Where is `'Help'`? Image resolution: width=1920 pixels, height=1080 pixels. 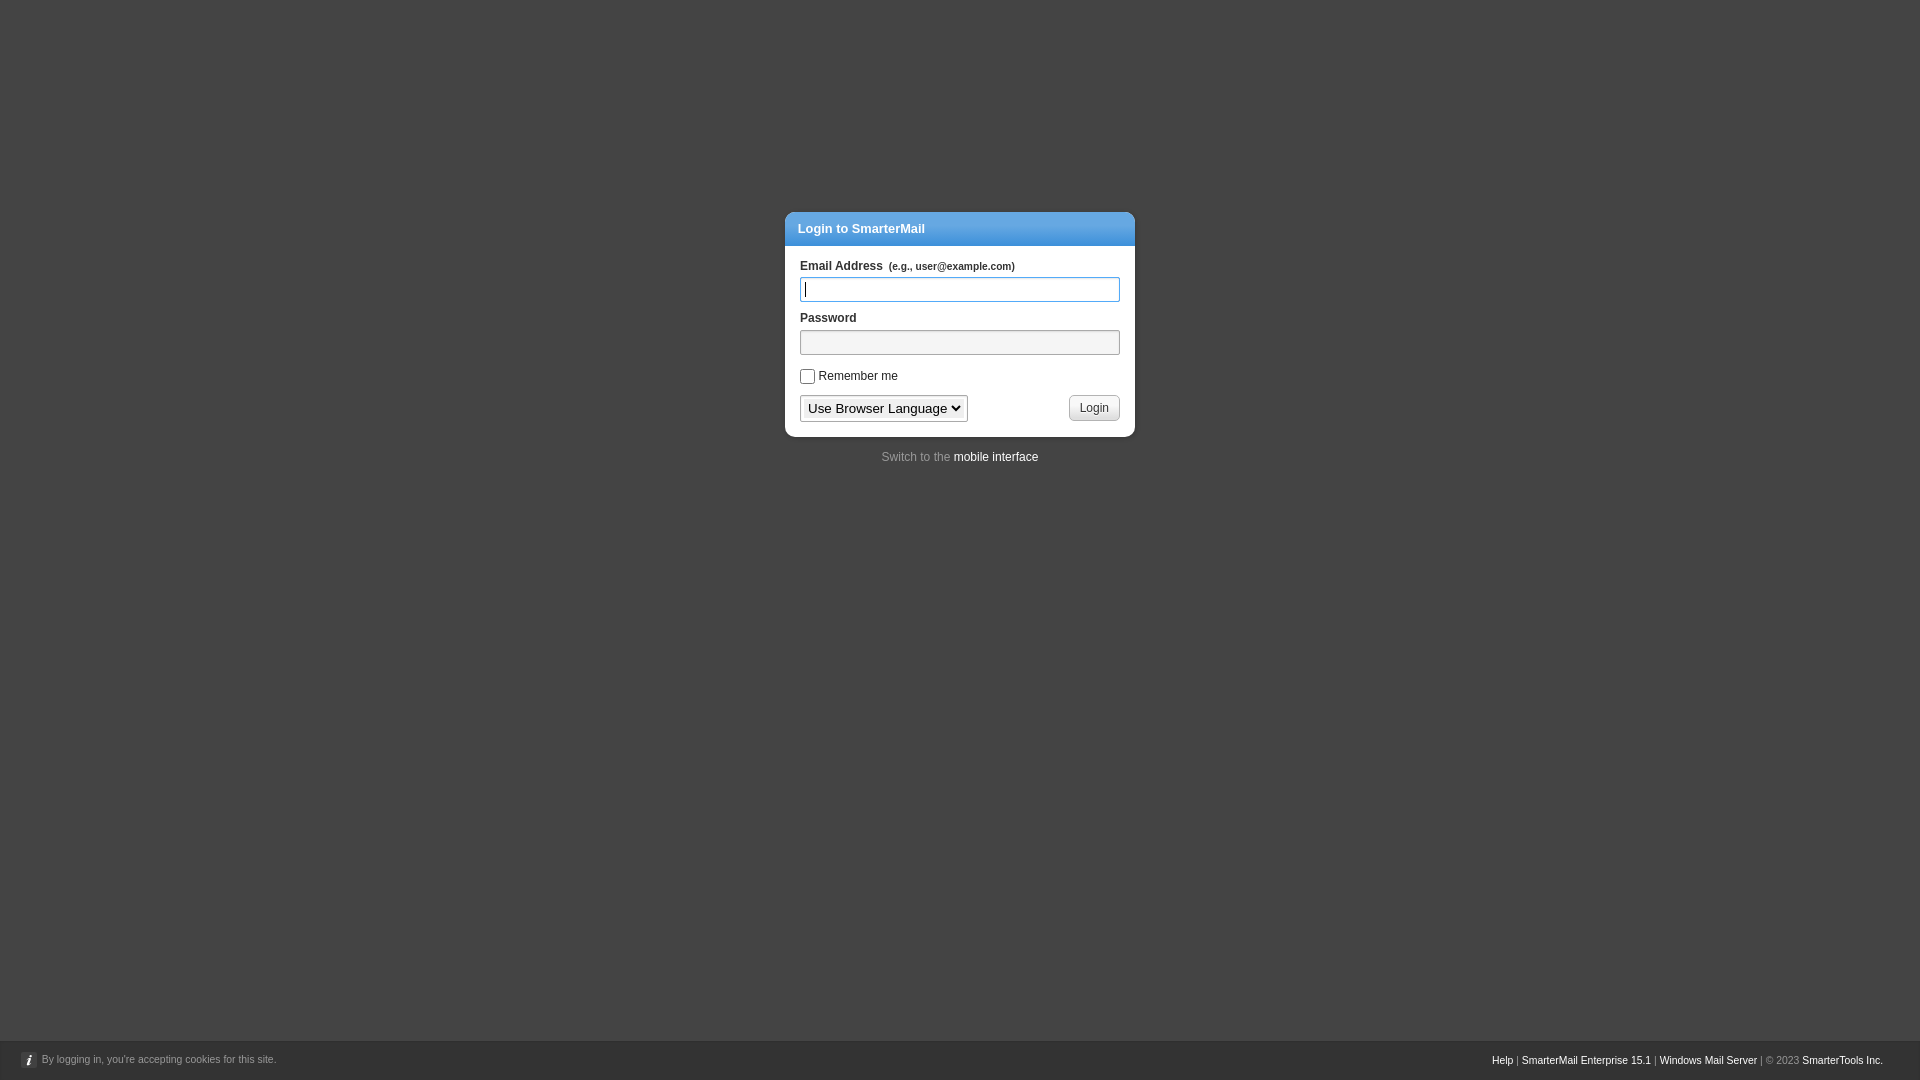 'Help' is located at coordinates (1502, 1059).